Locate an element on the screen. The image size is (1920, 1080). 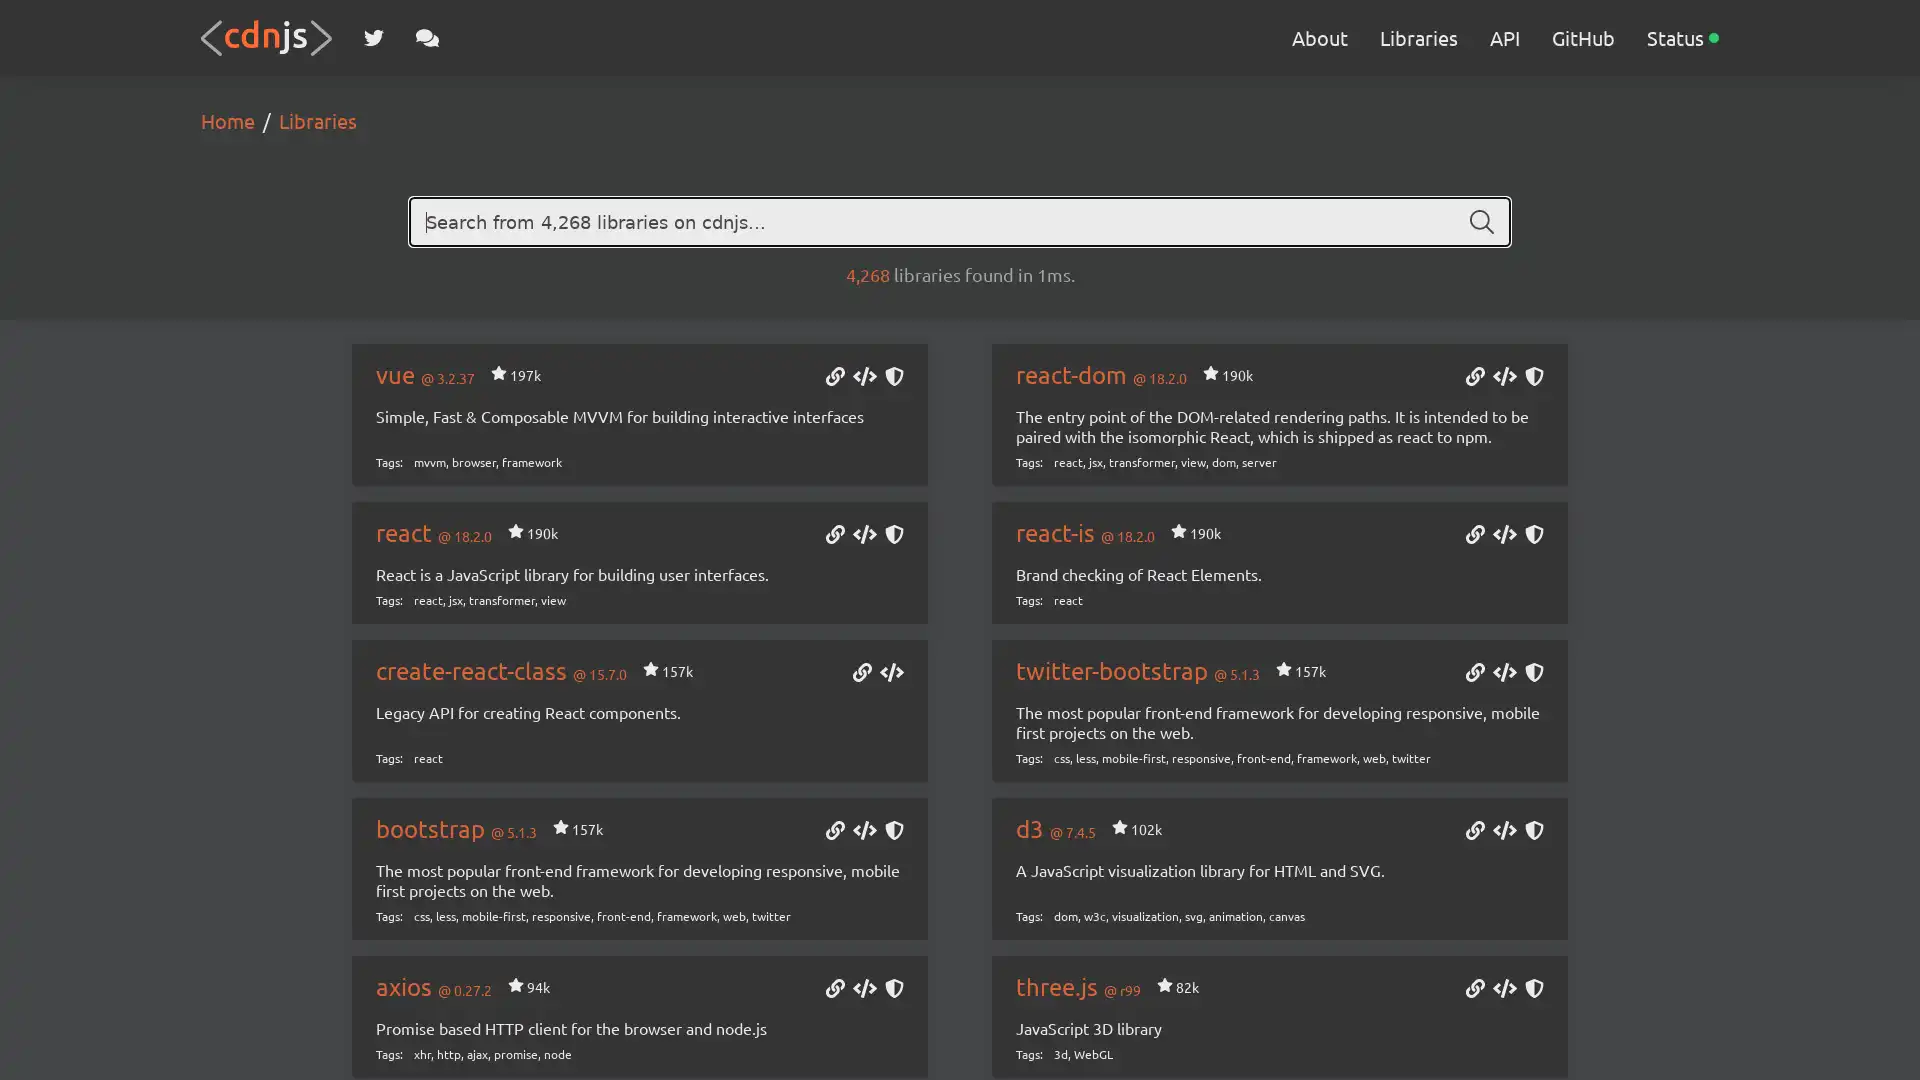
Copy URL is located at coordinates (834, 535).